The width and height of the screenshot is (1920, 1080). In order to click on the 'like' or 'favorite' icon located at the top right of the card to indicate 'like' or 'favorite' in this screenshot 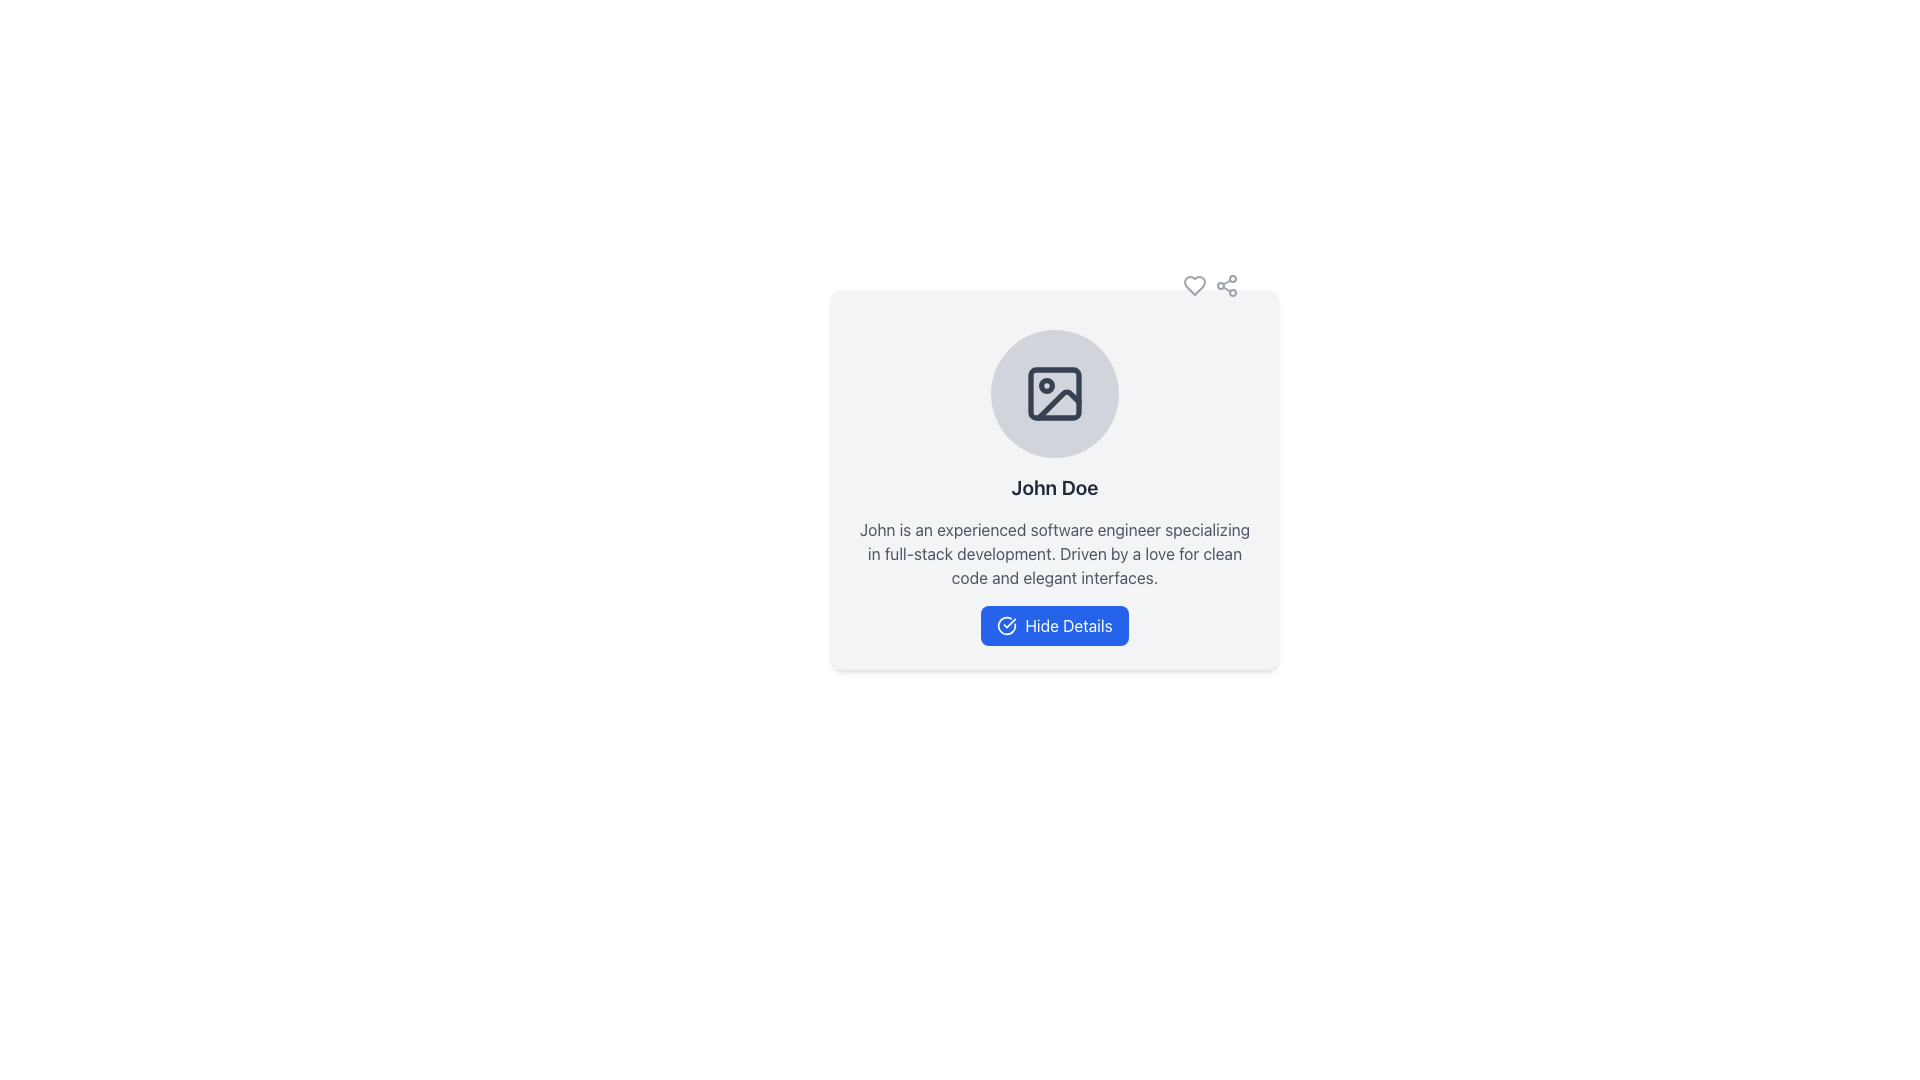, I will do `click(1195, 285)`.